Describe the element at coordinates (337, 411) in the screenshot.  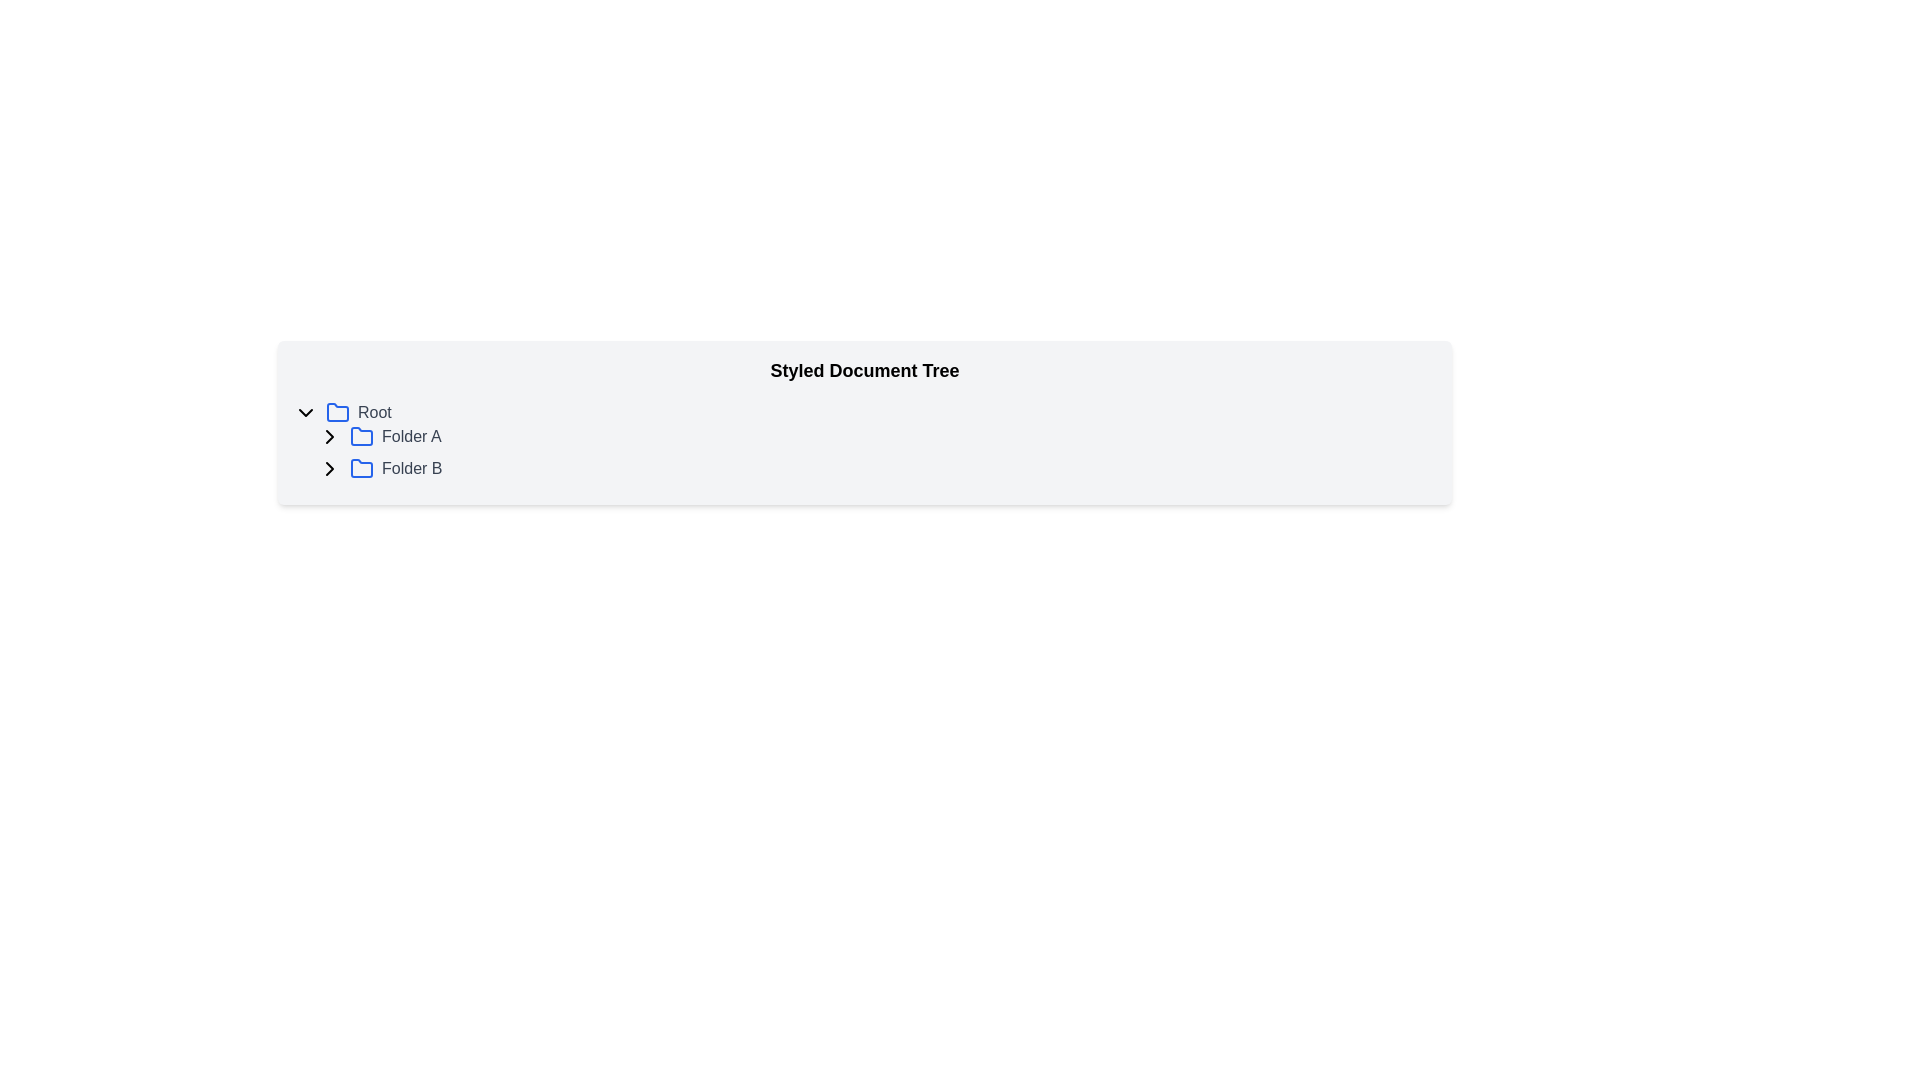
I see `the folder icon with a blue stroke color located next to the 'Root' label` at that location.